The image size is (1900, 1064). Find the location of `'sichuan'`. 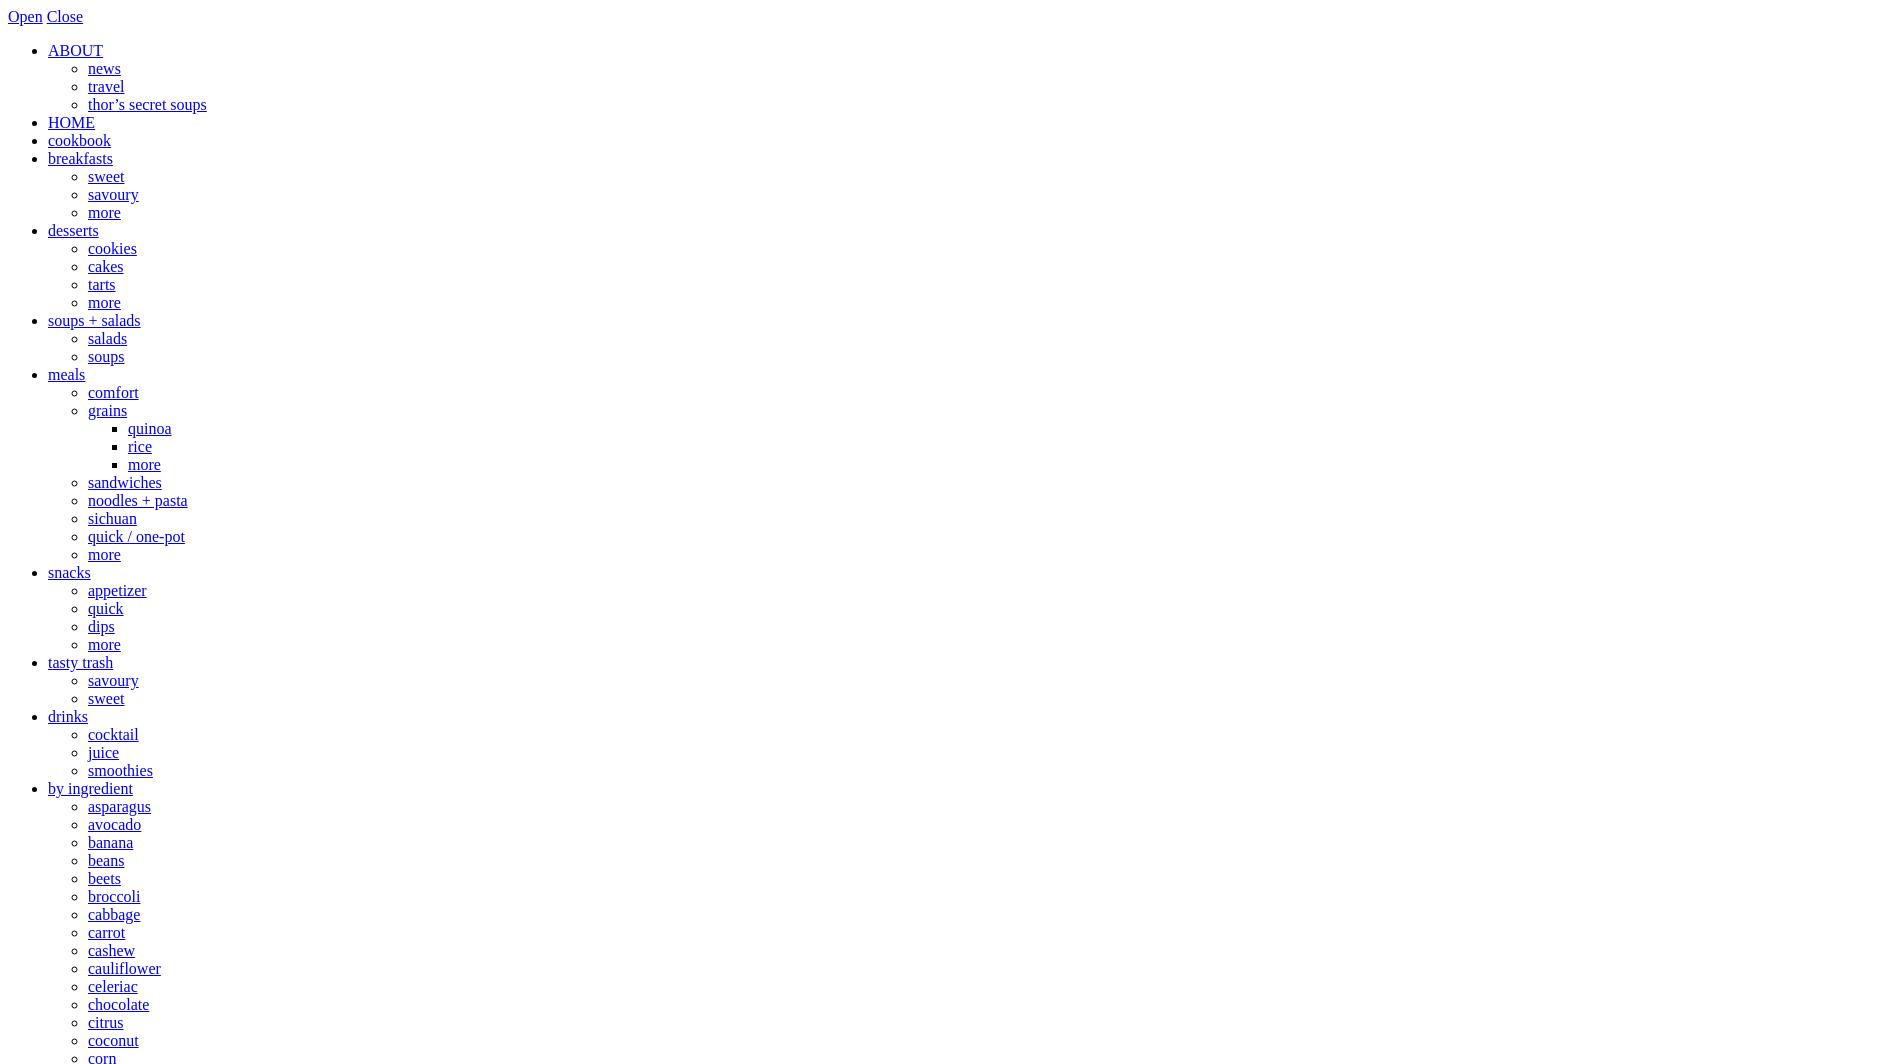

'sichuan' is located at coordinates (111, 518).